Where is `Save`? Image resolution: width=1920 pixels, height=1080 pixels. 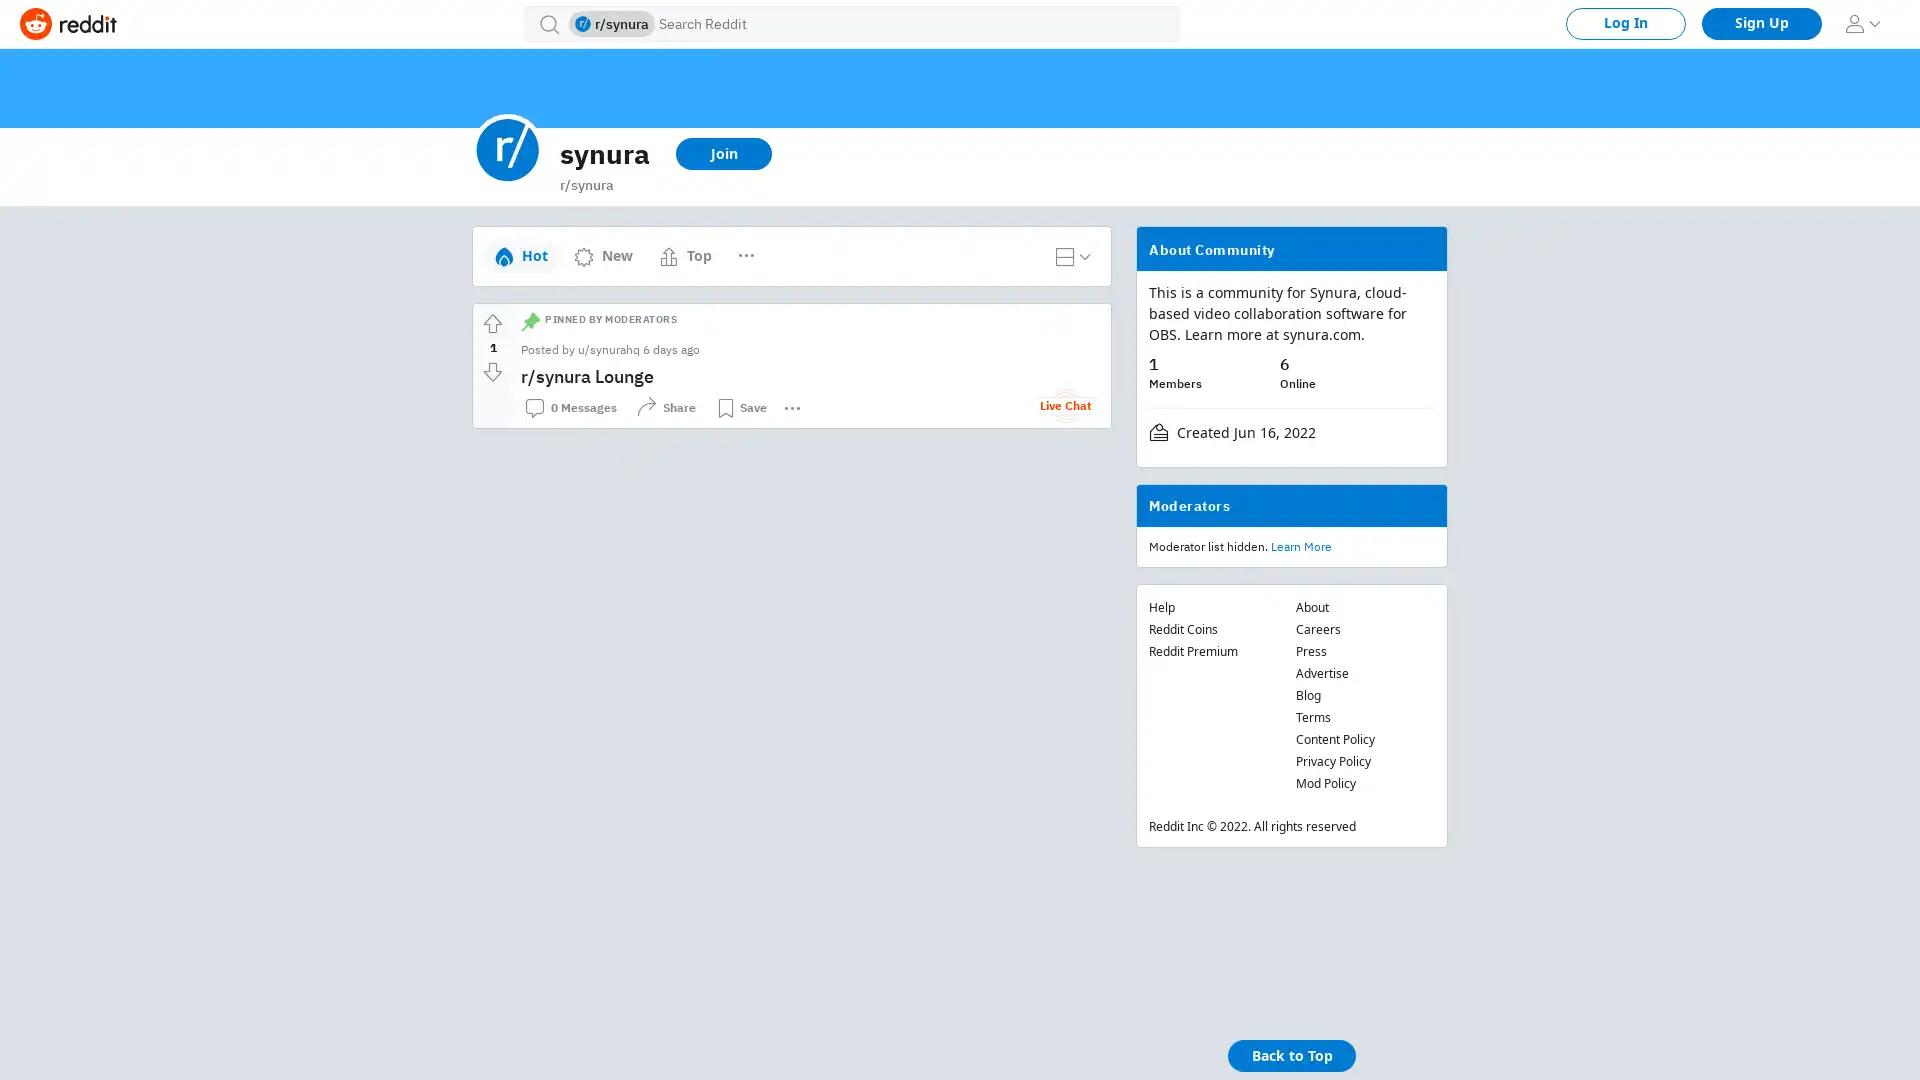 Save is located at coordinates (740, 407).